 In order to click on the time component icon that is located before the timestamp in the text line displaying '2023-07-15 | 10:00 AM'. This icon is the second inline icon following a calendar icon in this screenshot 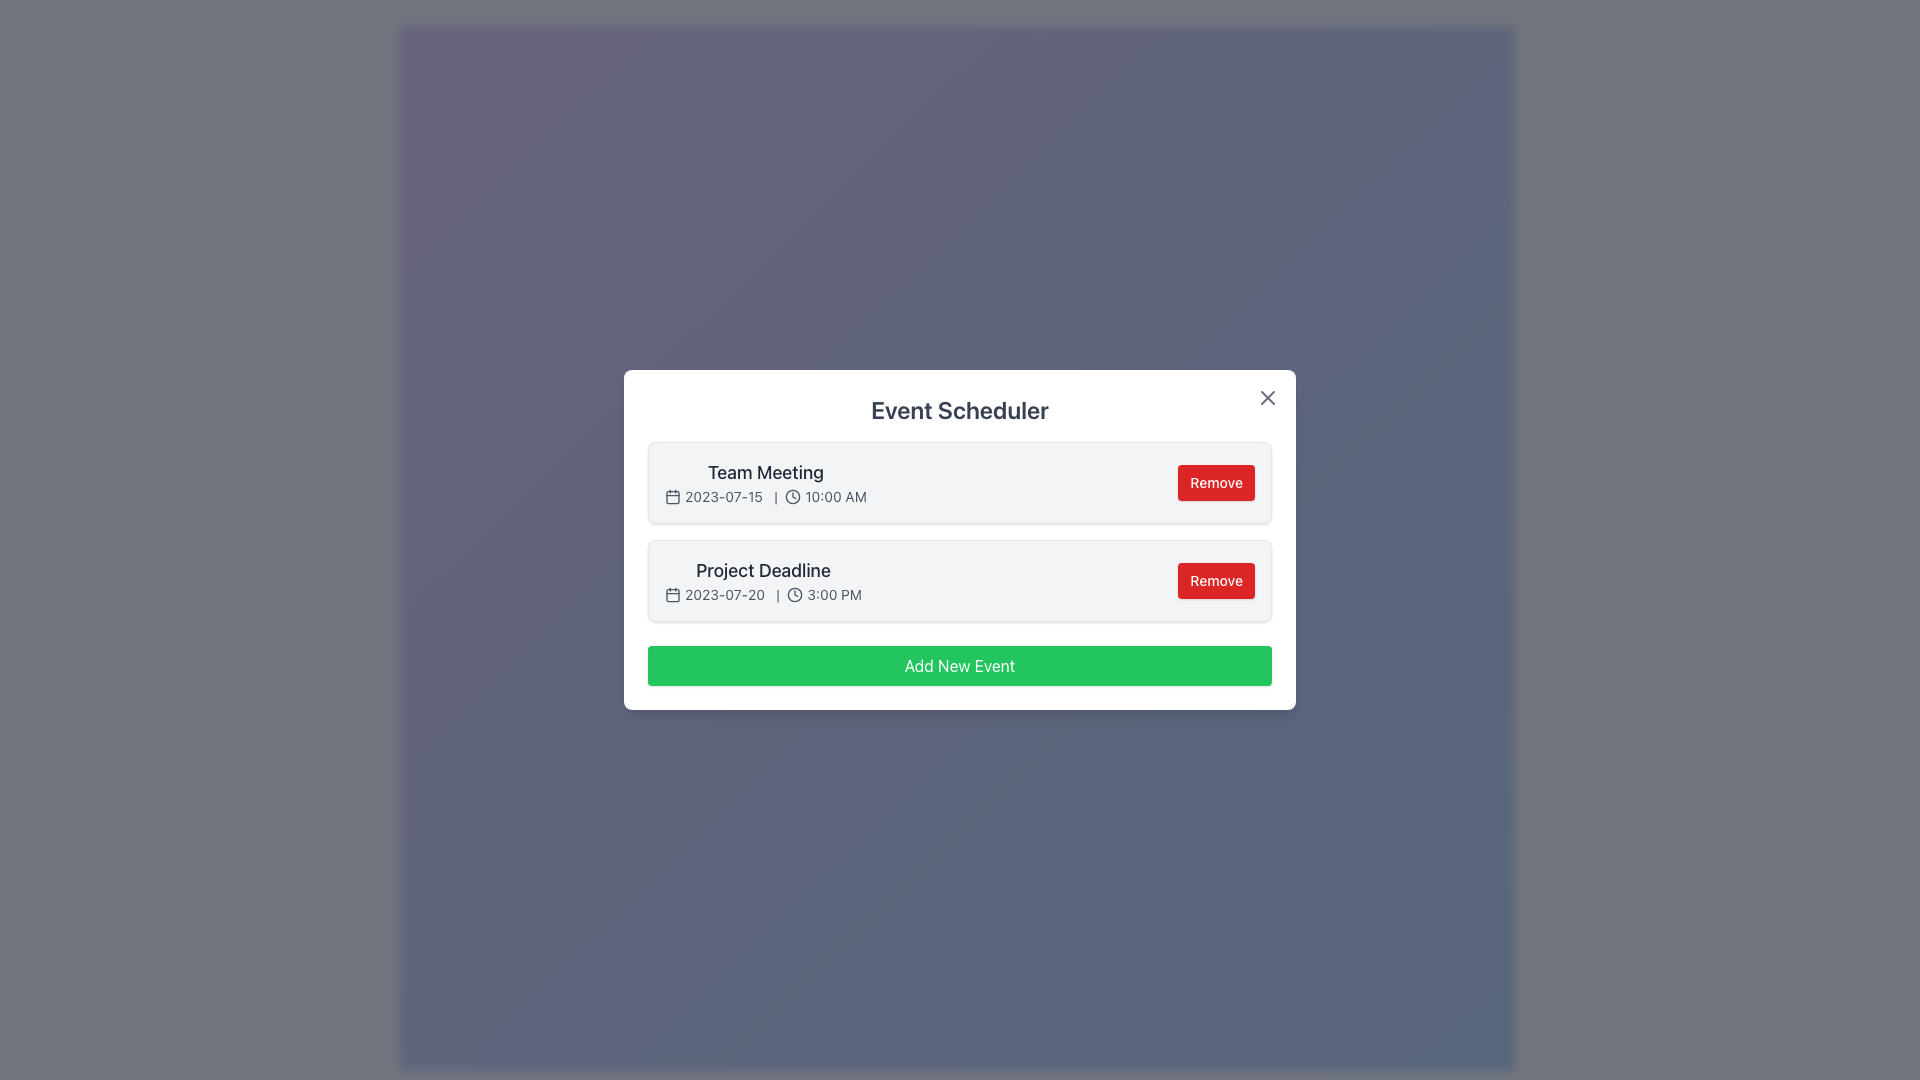, I will do `click(792, 496)`.